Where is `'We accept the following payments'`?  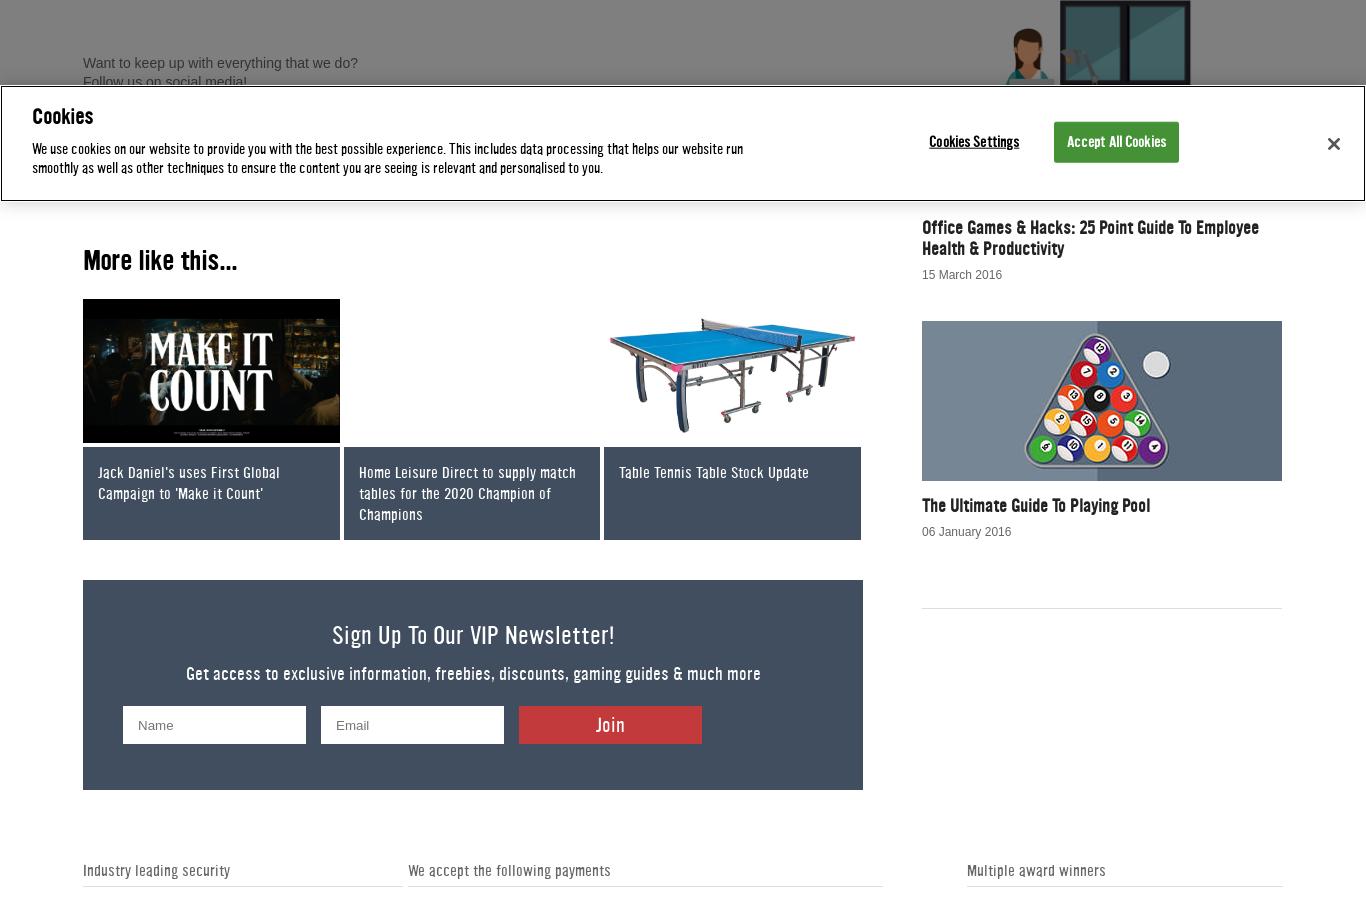 'We accept the following payments' is located at coordinates (407, 870).